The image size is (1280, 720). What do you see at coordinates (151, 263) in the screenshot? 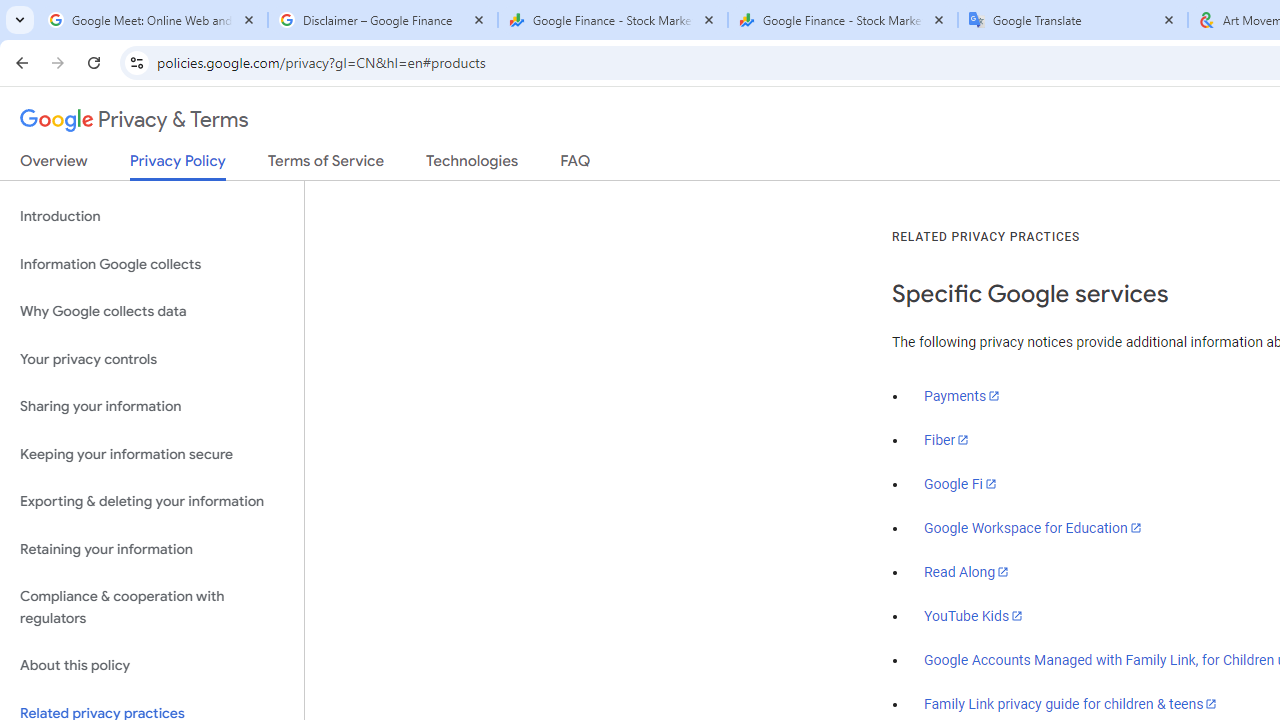
I see `'Information Google collects'` at bounding box center [151, 263].